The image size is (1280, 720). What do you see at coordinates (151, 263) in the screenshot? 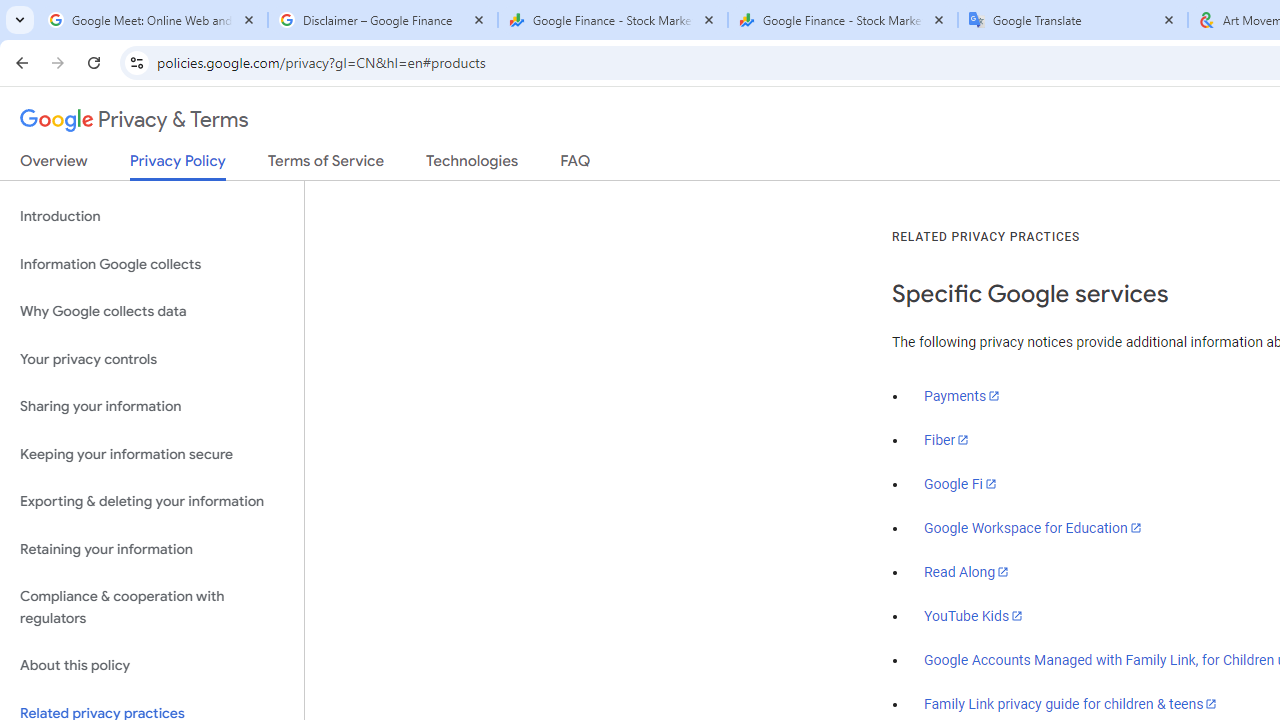
I see `'Information Google collects'` at bounding box center [151, 263].